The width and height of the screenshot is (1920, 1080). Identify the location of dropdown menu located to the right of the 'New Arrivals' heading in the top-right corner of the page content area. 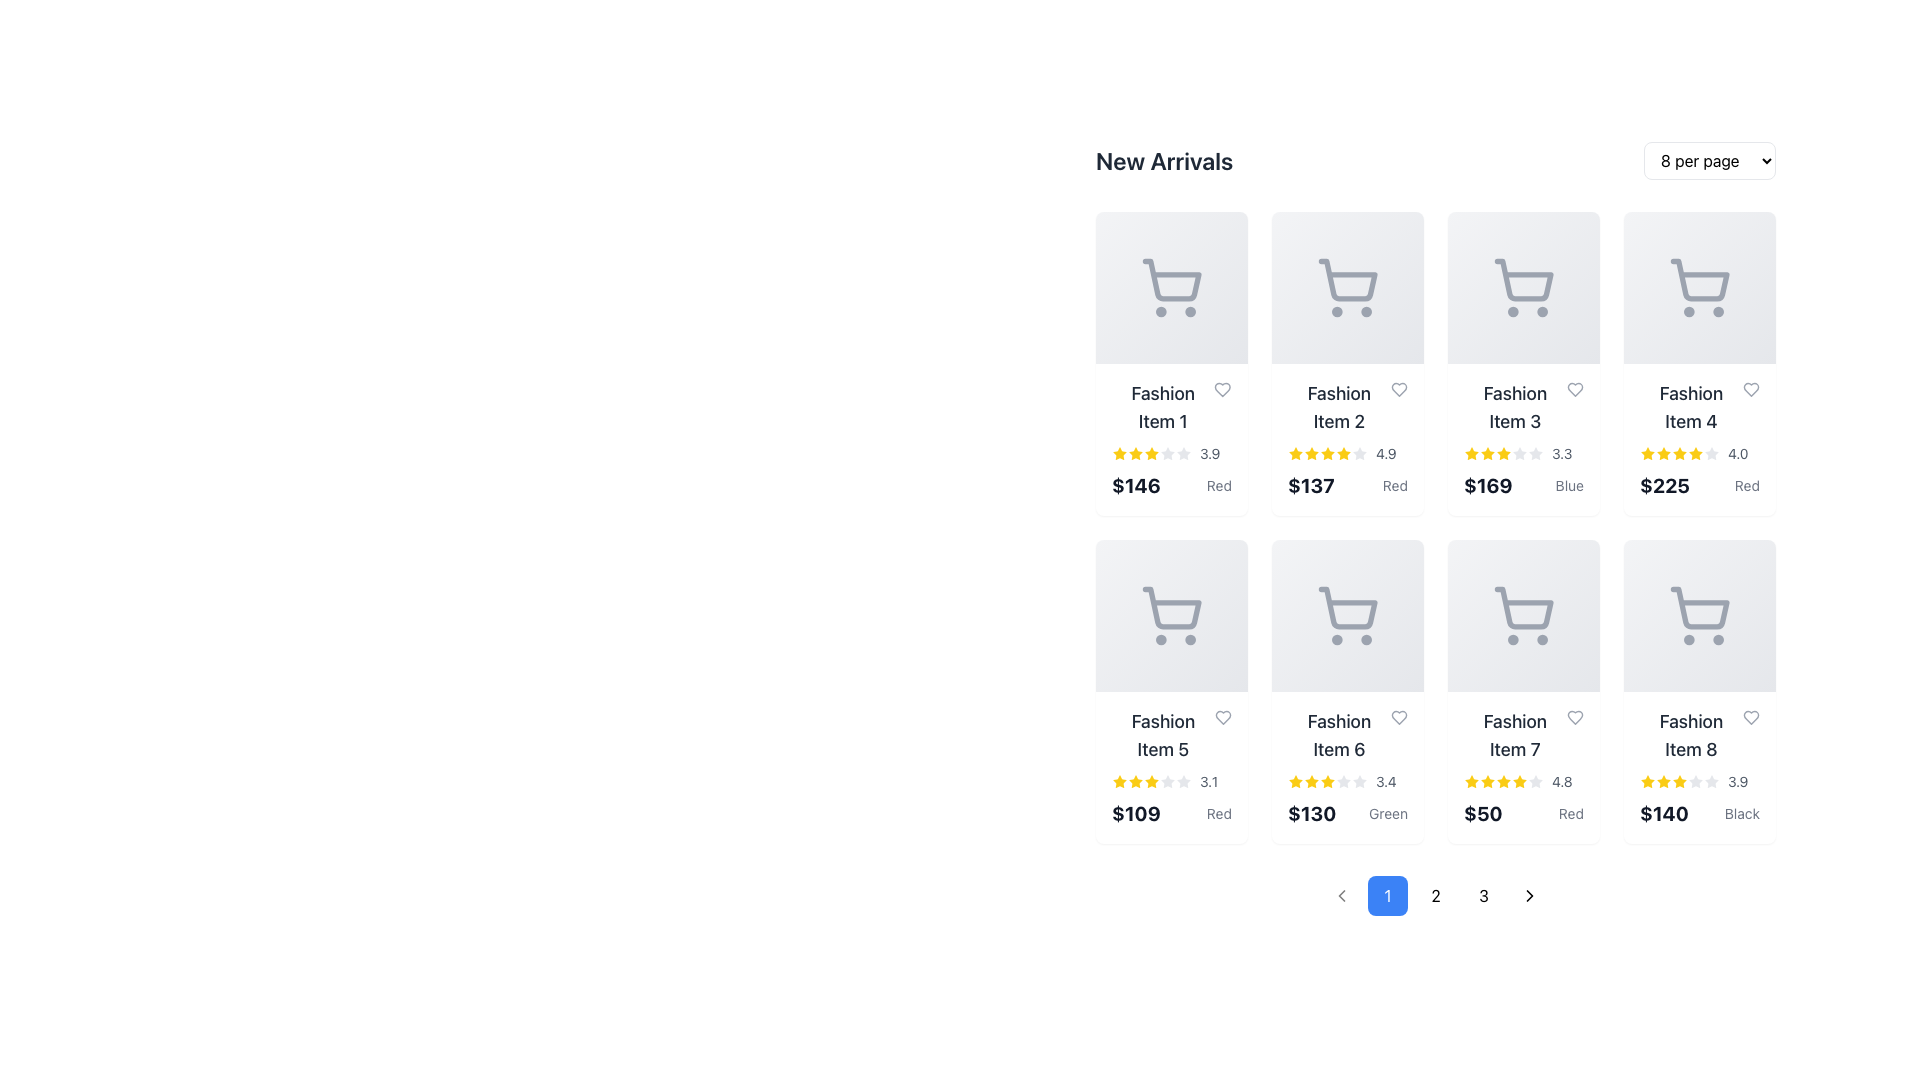
(1708, 160).